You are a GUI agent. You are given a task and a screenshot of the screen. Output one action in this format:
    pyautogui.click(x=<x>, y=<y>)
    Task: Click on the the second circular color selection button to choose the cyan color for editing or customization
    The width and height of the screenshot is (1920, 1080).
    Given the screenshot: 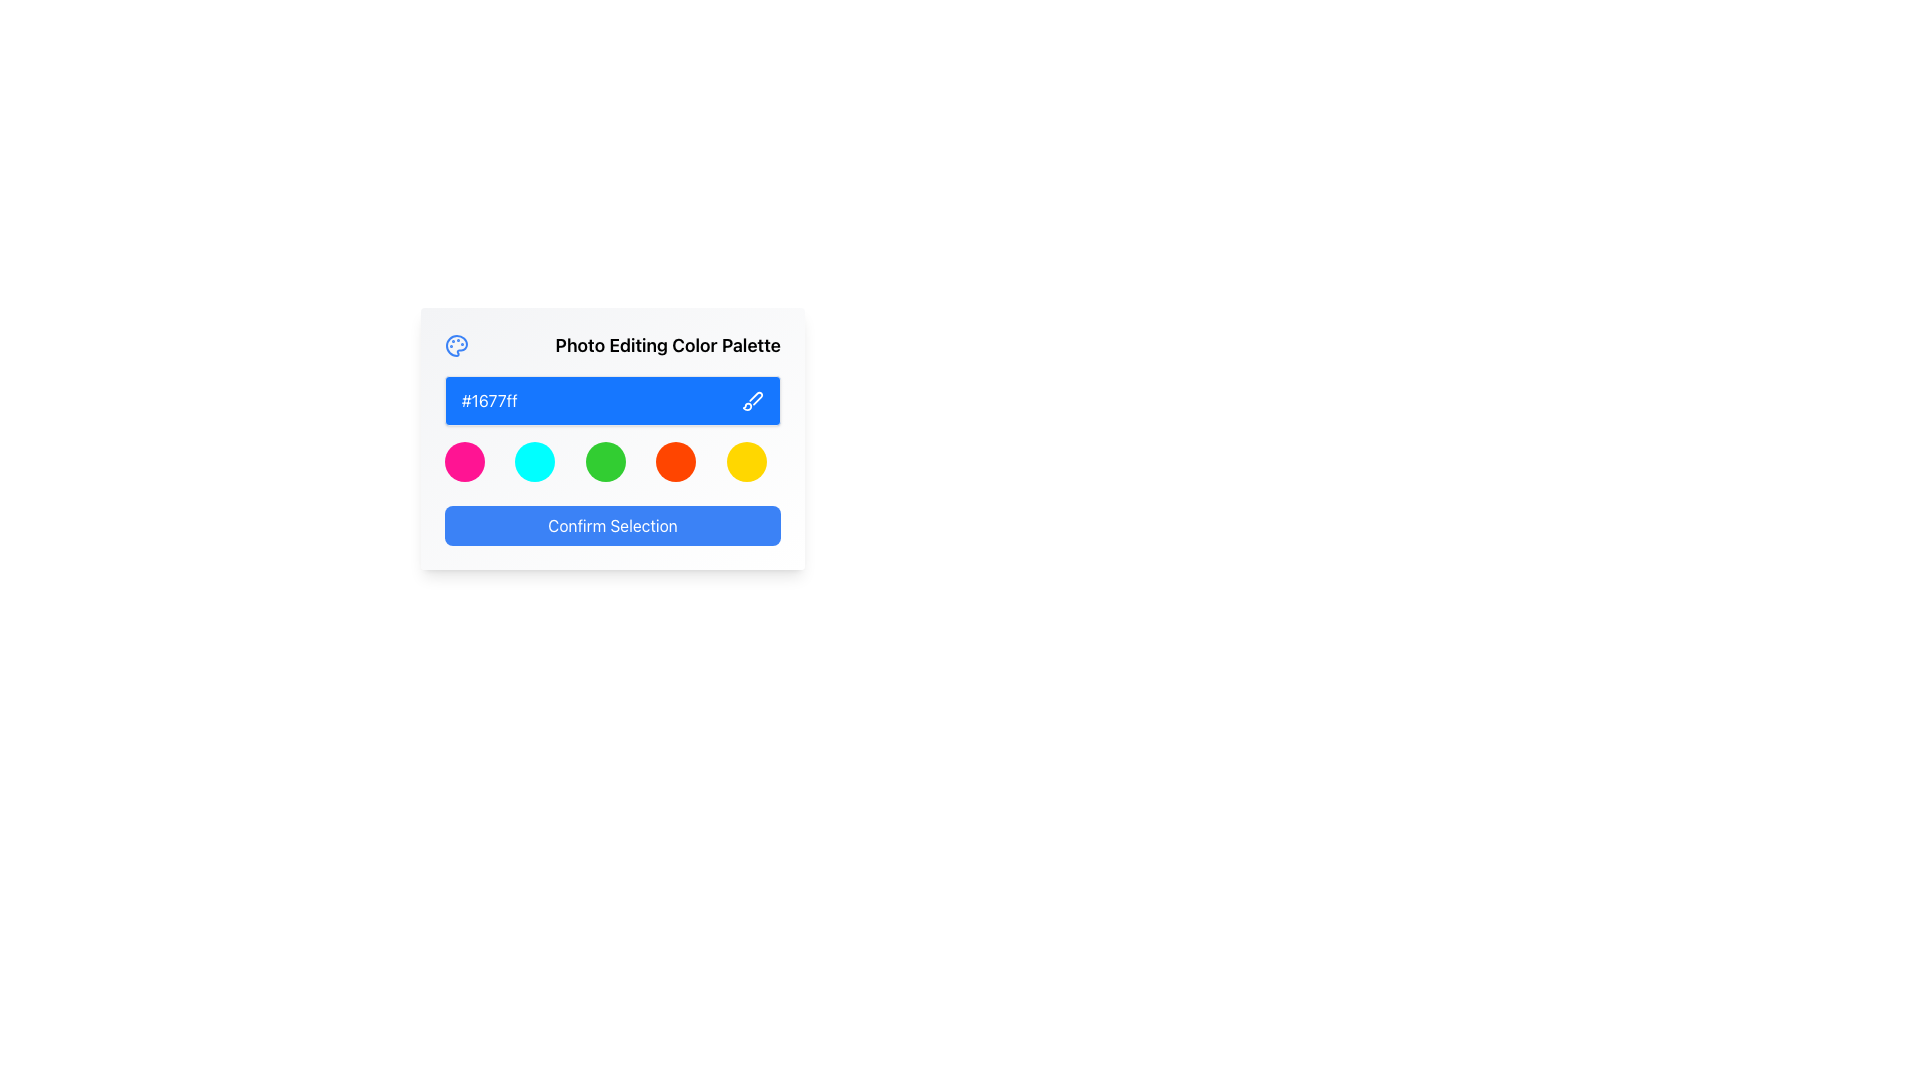 What is the action you would take?
    pyautogui.click(x=535, y=462)
    